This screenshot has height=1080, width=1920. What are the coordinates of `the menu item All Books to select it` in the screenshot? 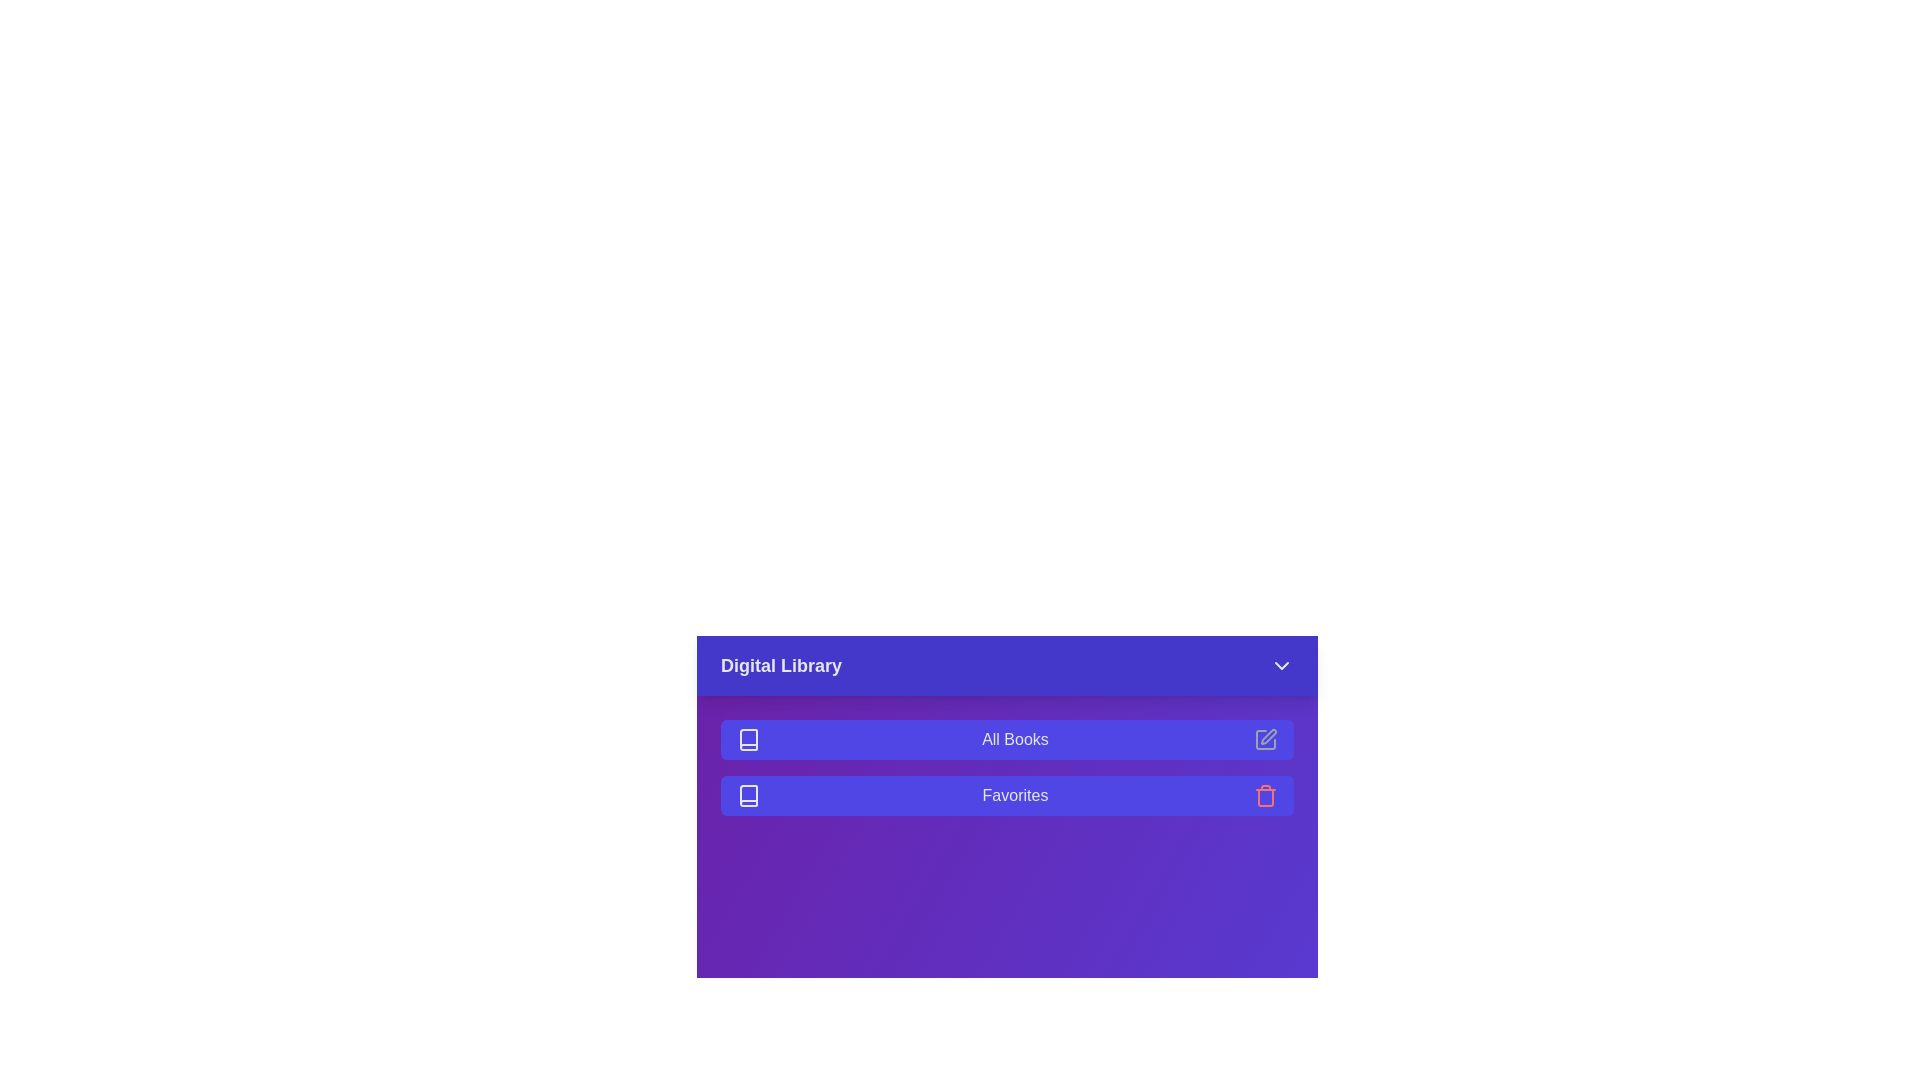 It's located at (1007, 740).